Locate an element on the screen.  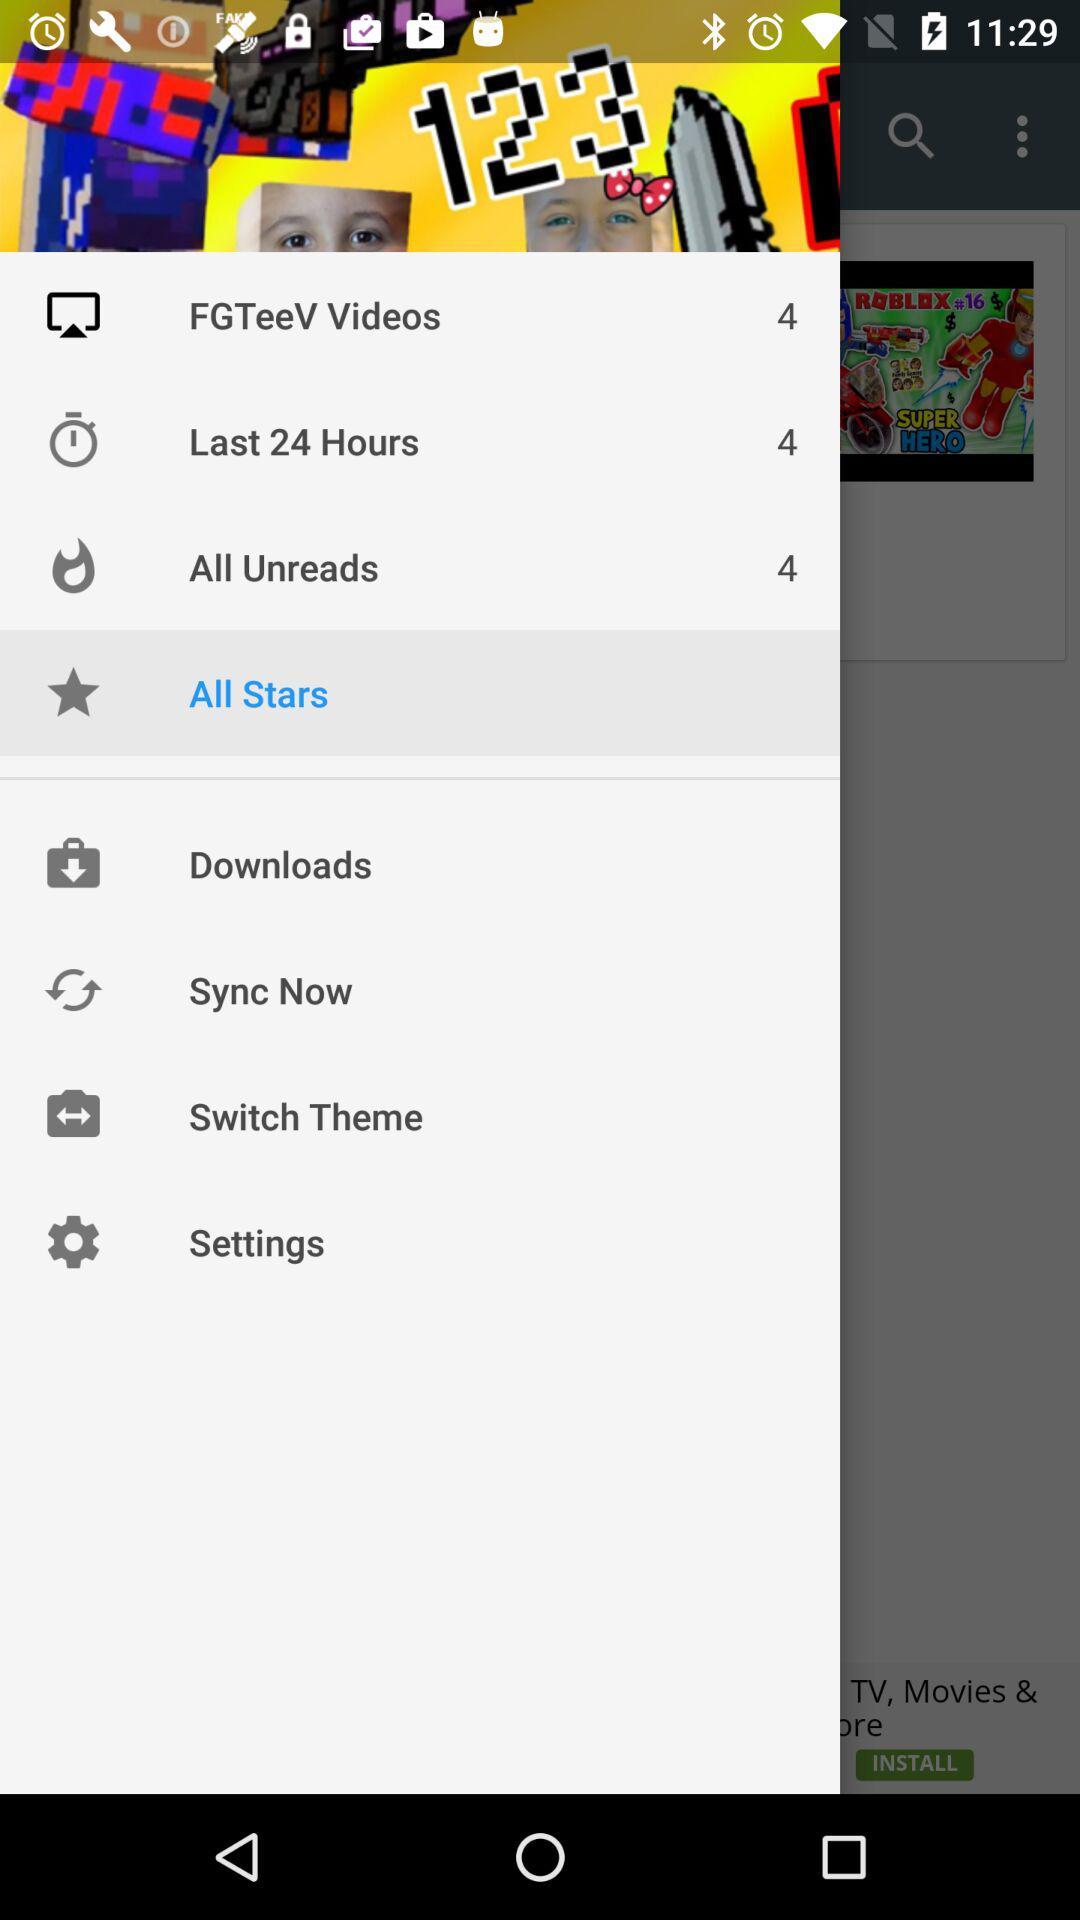
the downloads icon is located at coordinates (72, 864).